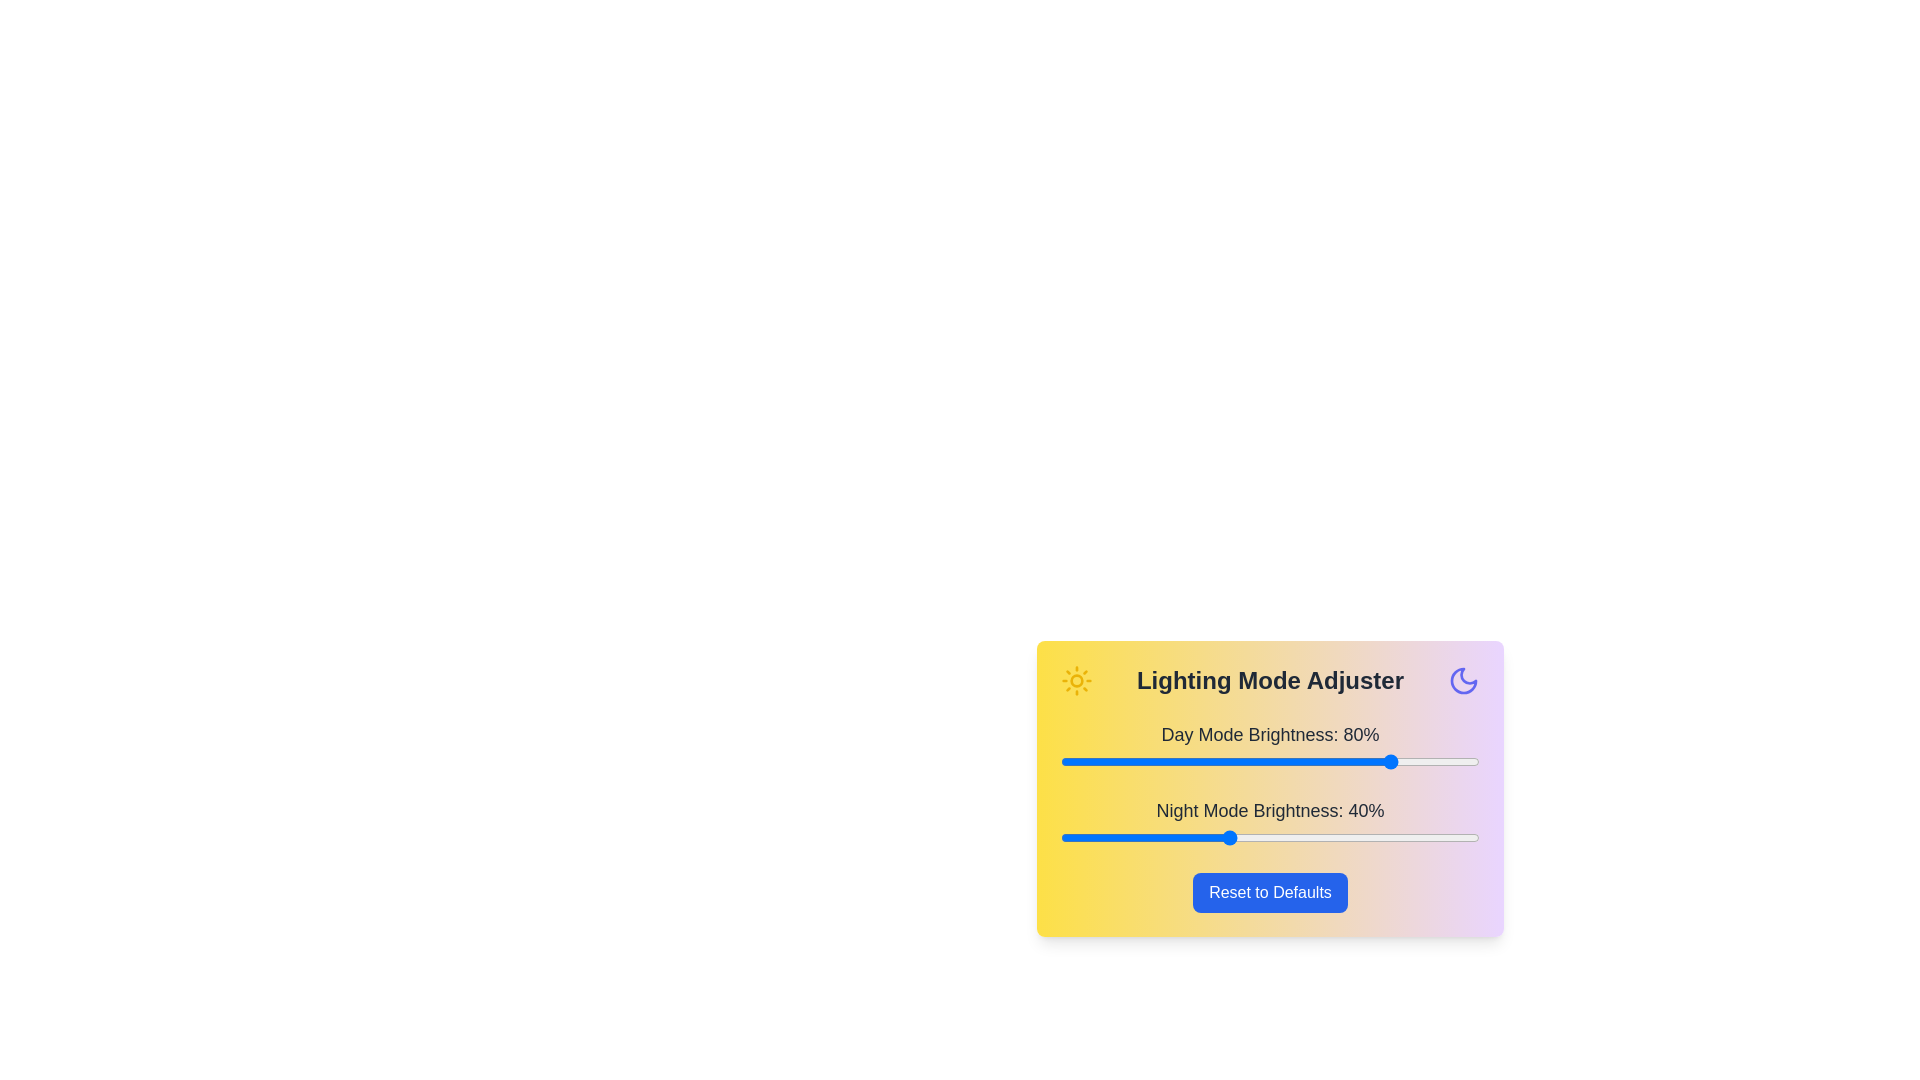 The height and width of the screenshot is (1080, 1920). What do you see at coordinates (1442, 762) in the screenshot?
I see `the day mode brightness slider to 91%` at bounding box center [1442, 762].